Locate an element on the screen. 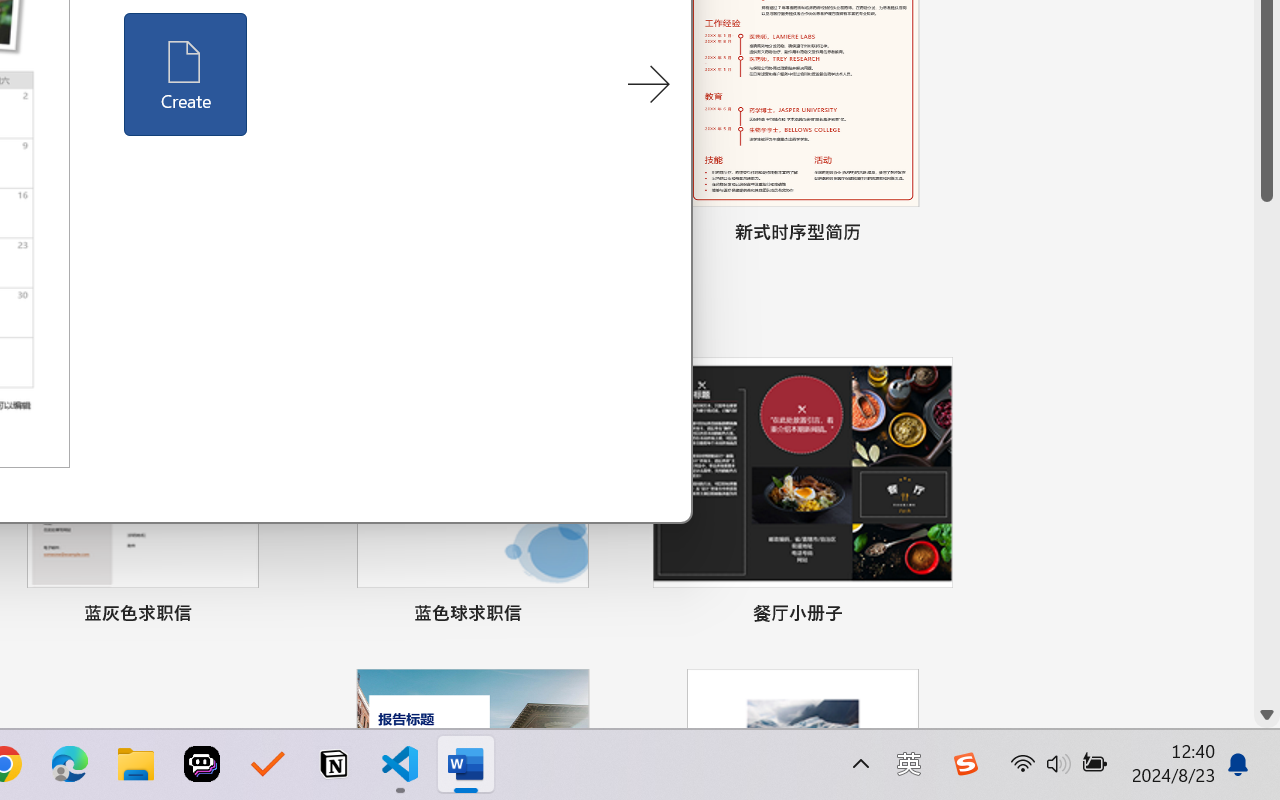  'Page down' is located at coordinates (1266, 450).